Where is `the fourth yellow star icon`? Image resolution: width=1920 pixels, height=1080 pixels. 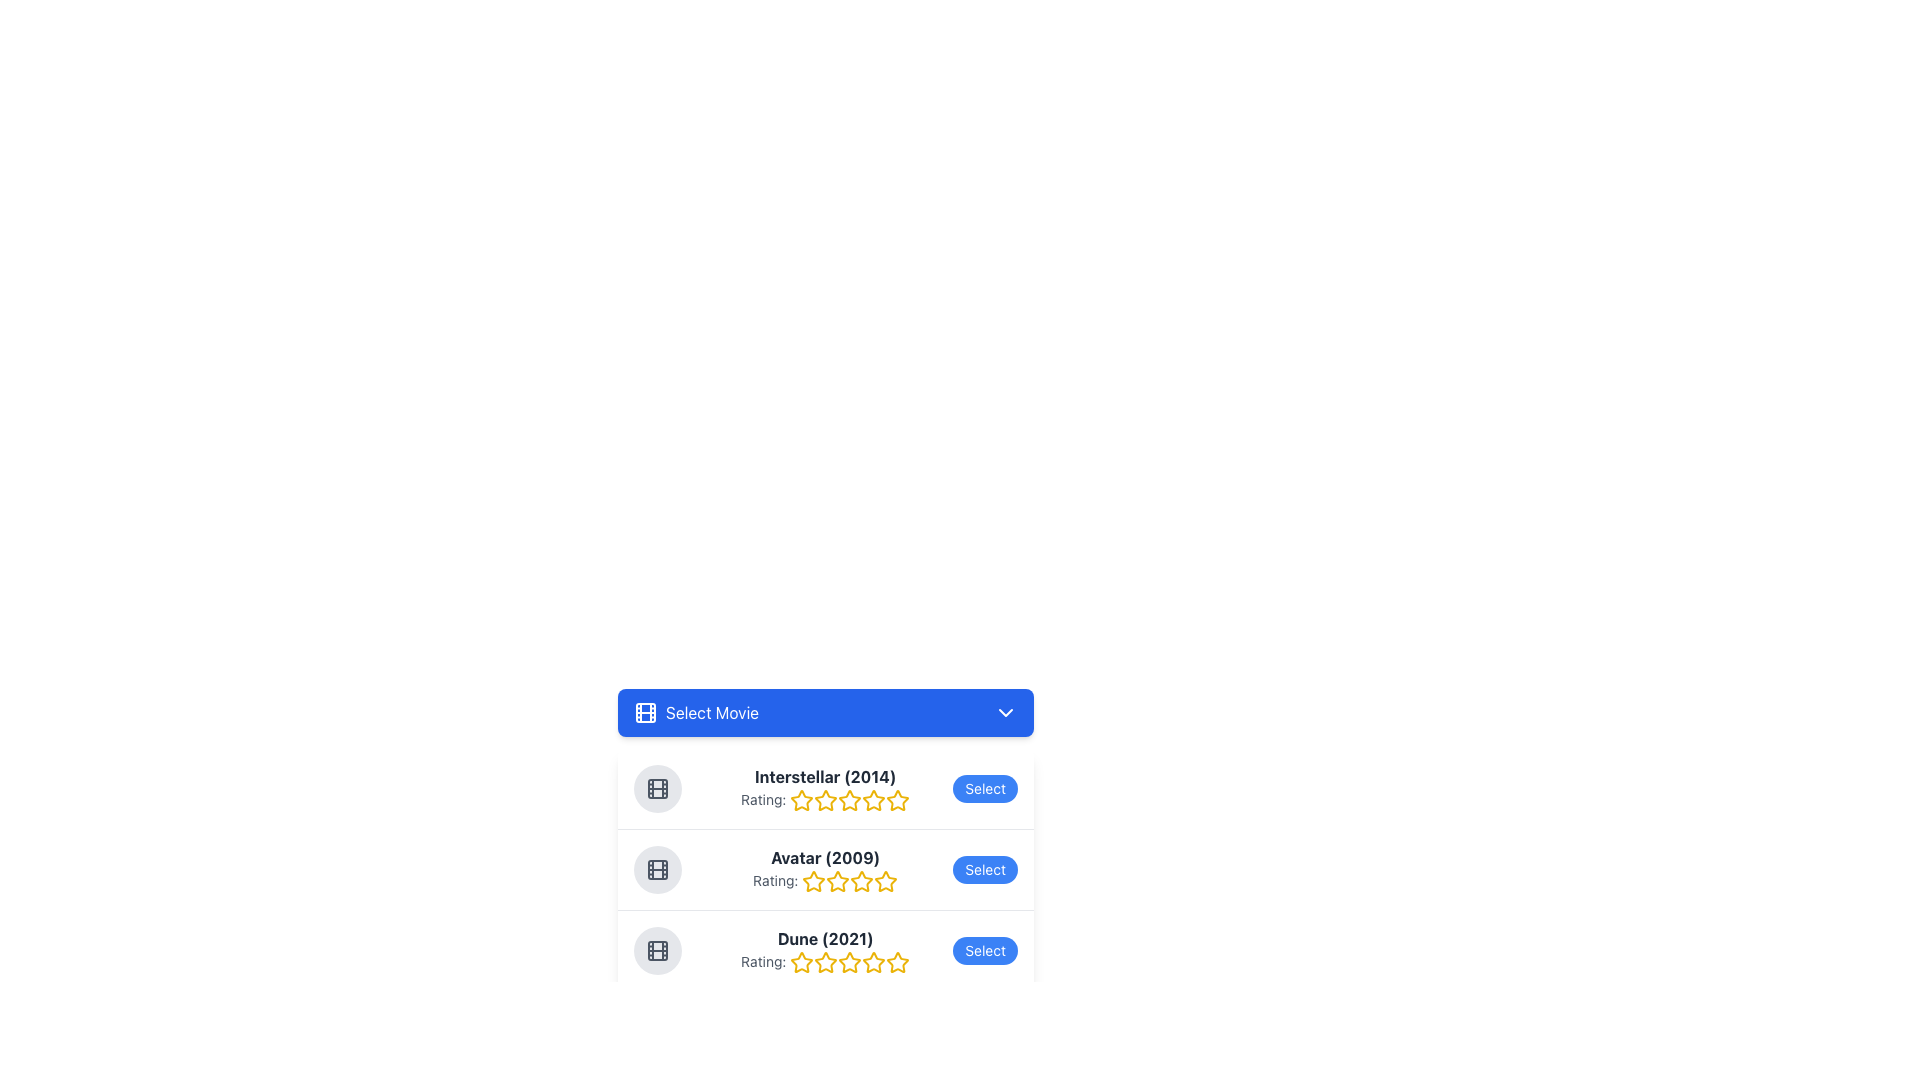 the fourth yellow star icon is located at coordinates (874, 800).